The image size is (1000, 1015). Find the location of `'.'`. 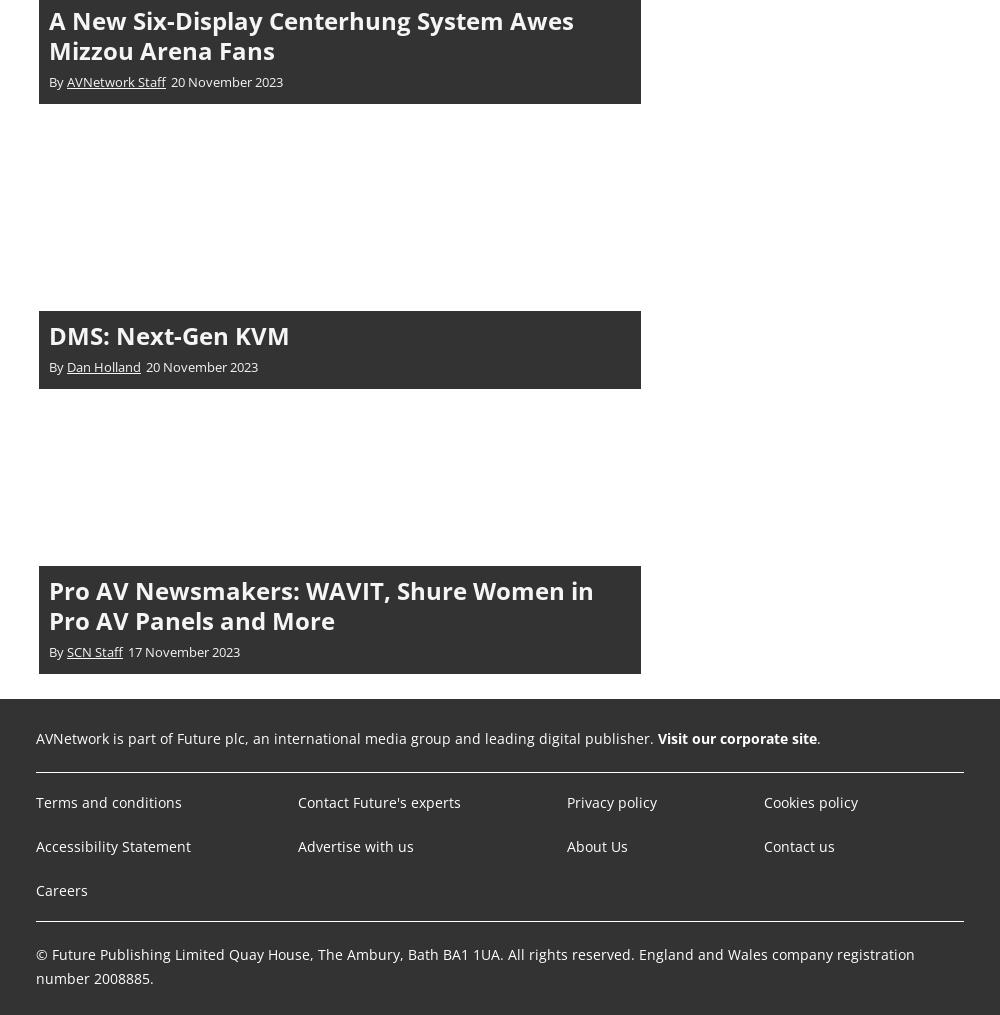

'.' is located at coordinates (816, 736).